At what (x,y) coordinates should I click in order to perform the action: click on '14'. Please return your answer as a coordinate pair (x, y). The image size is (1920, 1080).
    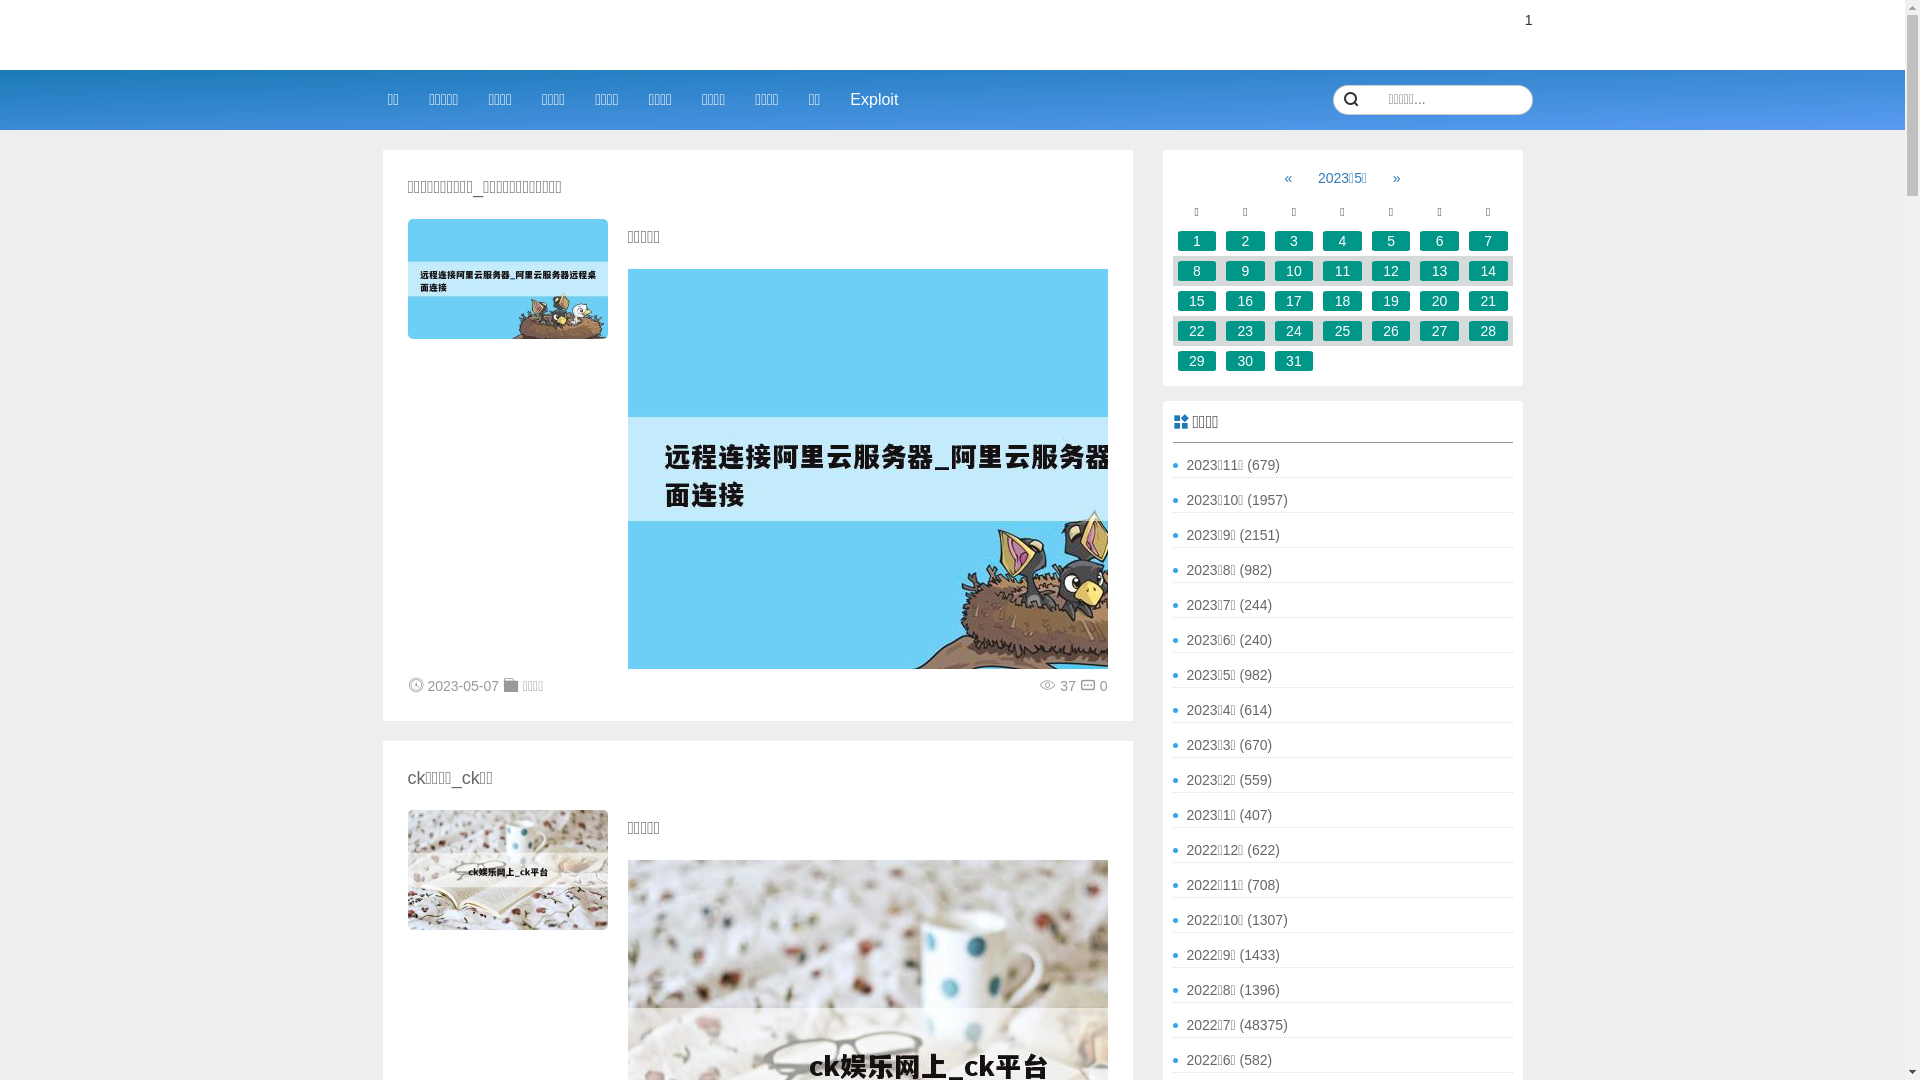
    Looking at the image, I should click on (1488, 270).